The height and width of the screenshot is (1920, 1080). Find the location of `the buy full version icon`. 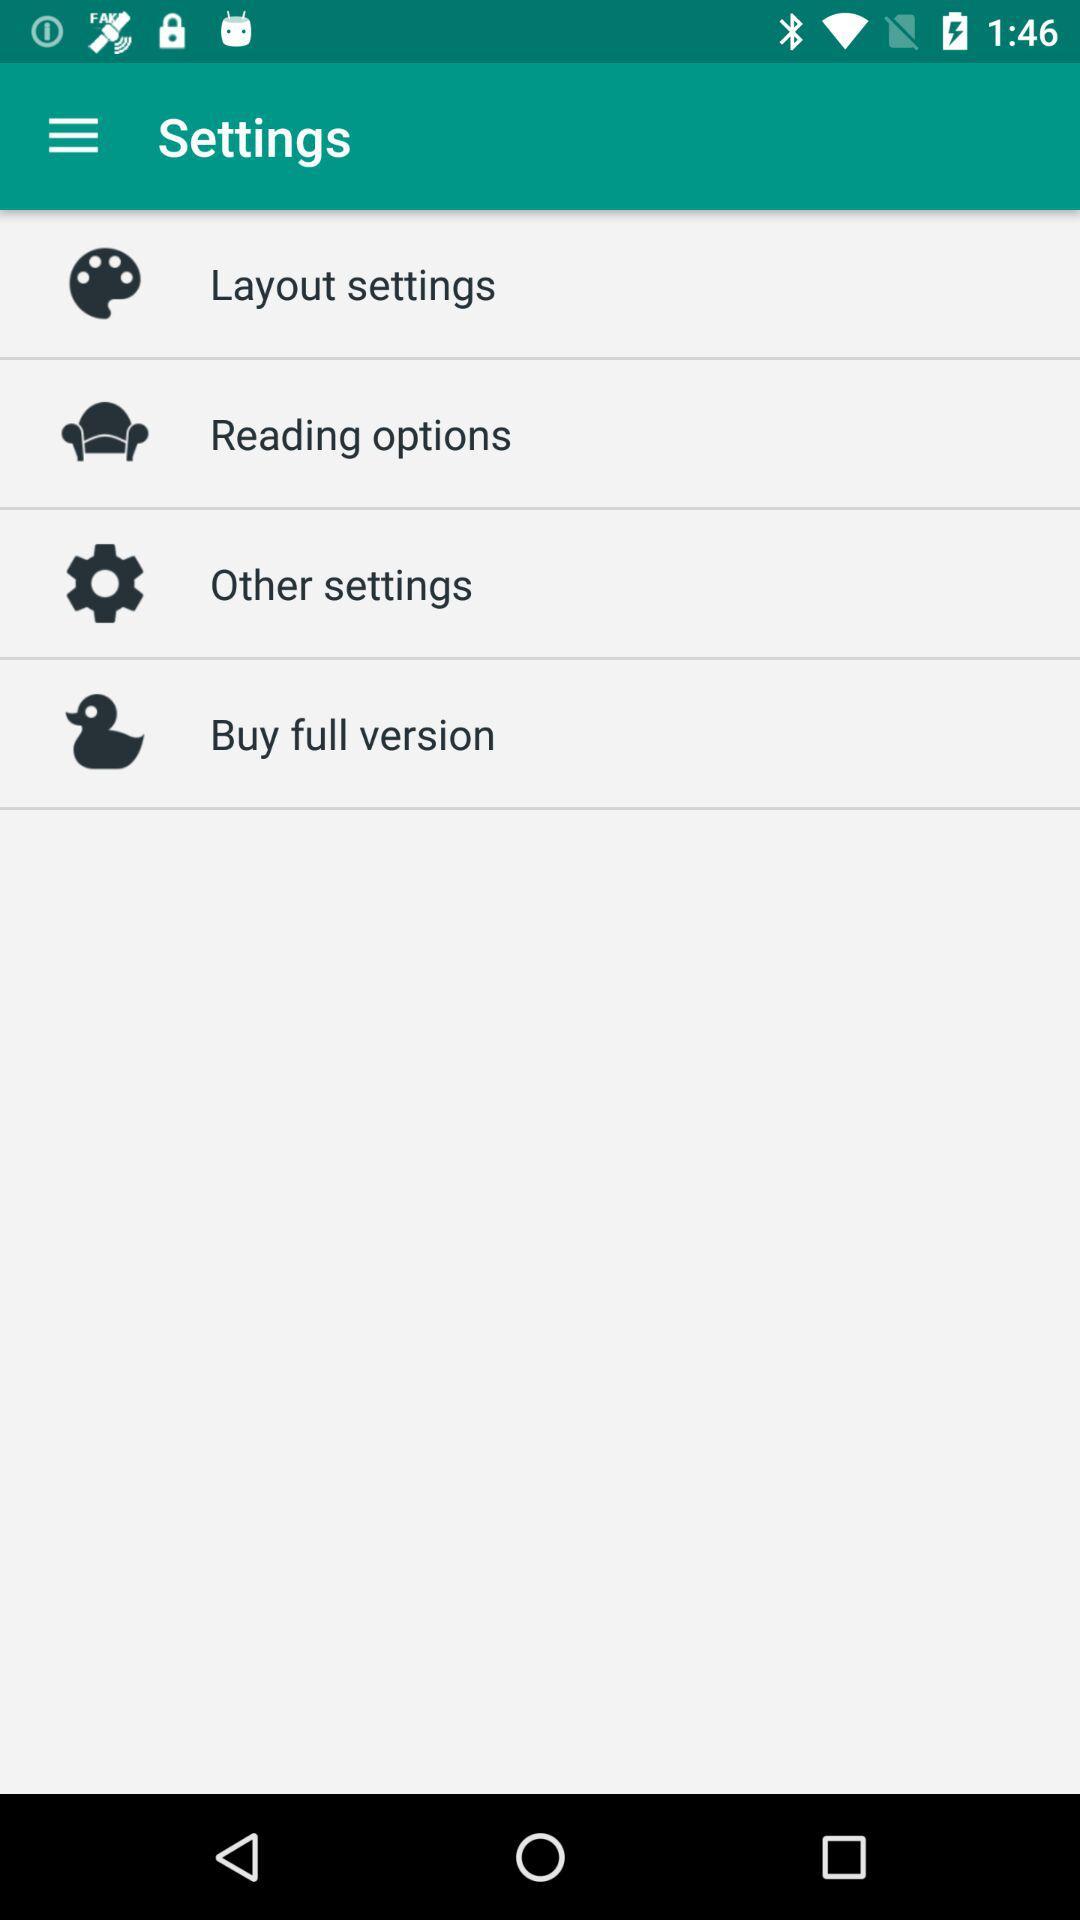

the buy full version icon is located at coordinates (351, 732).